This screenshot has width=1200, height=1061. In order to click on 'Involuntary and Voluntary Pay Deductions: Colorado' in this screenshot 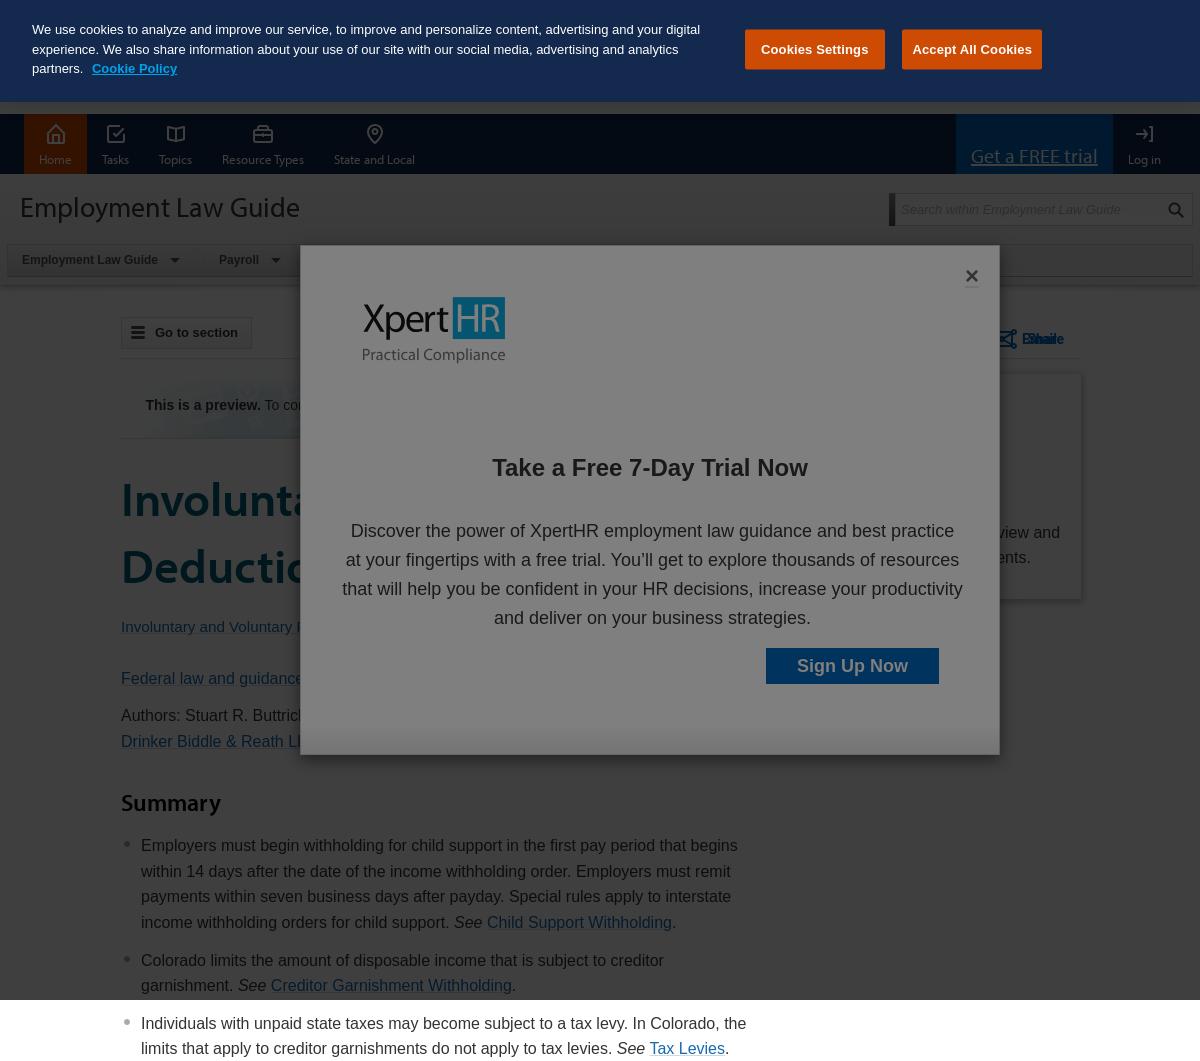, I will do `click(432, 530)`.